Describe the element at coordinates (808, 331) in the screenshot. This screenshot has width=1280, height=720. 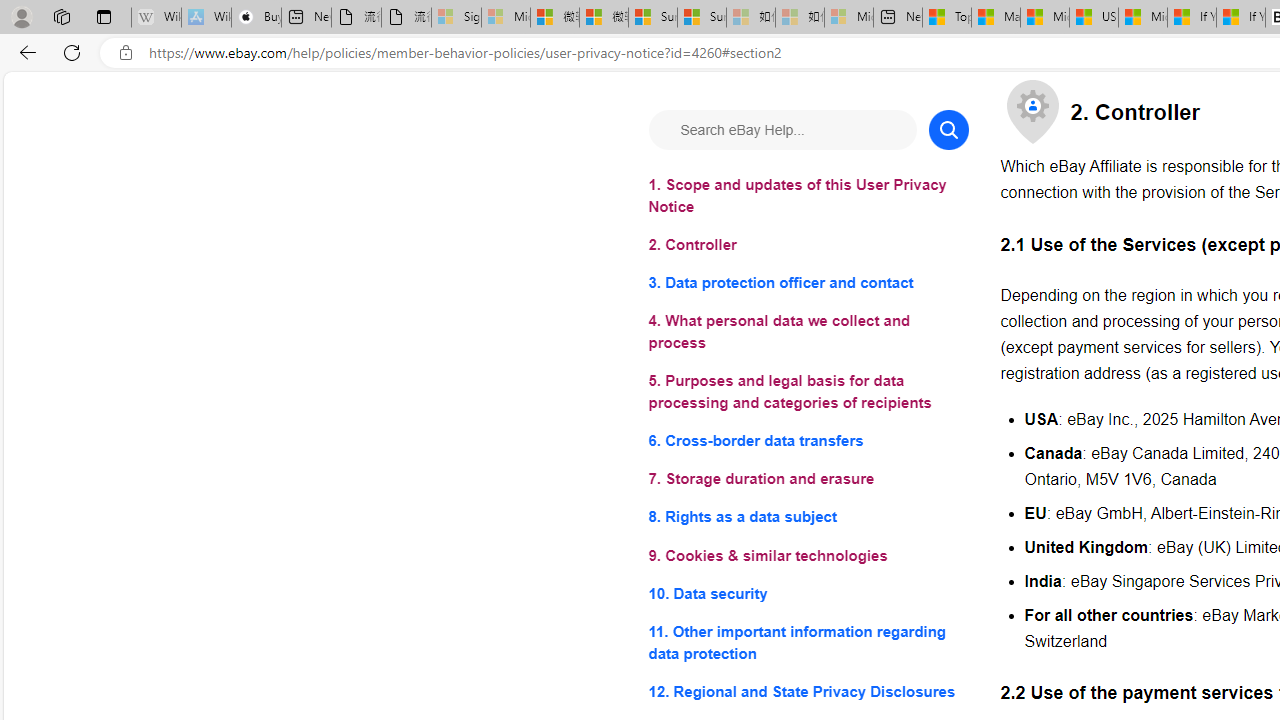
I see `'4. What personal data we collect and process'` at that location.